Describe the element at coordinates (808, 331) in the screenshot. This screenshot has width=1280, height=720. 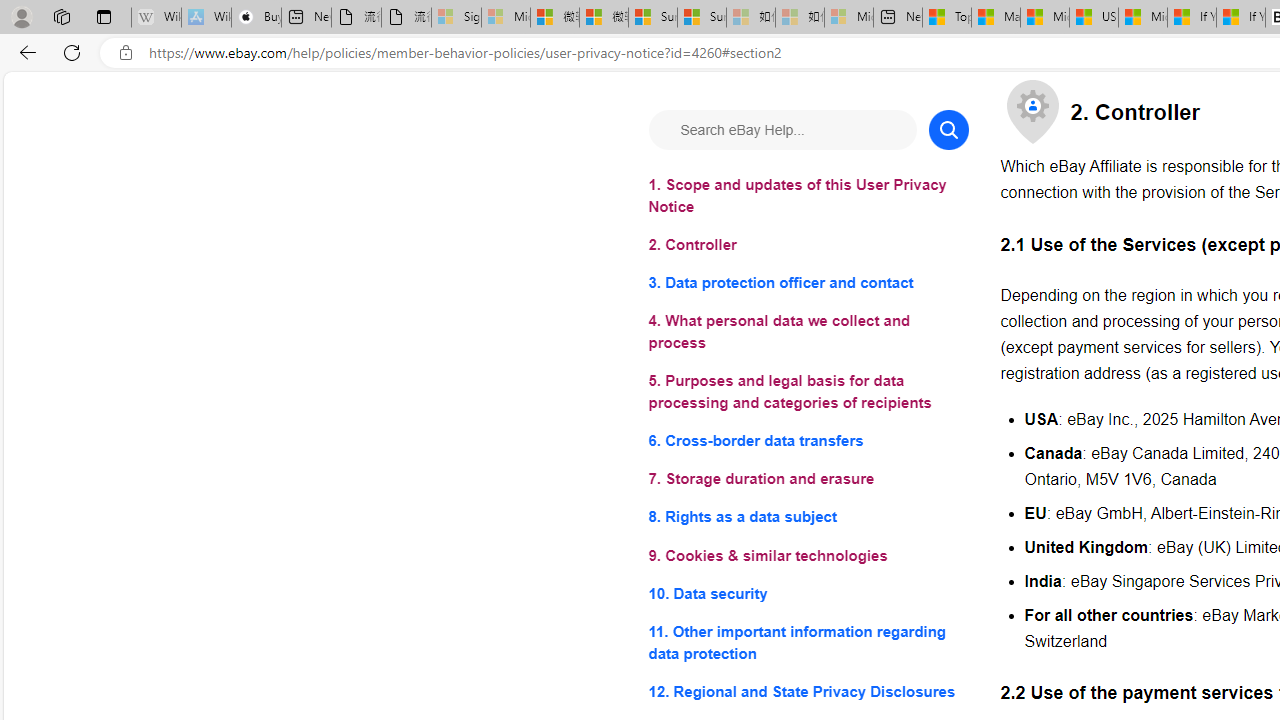
I see `'4. What personal data we collect and process'` at that location.